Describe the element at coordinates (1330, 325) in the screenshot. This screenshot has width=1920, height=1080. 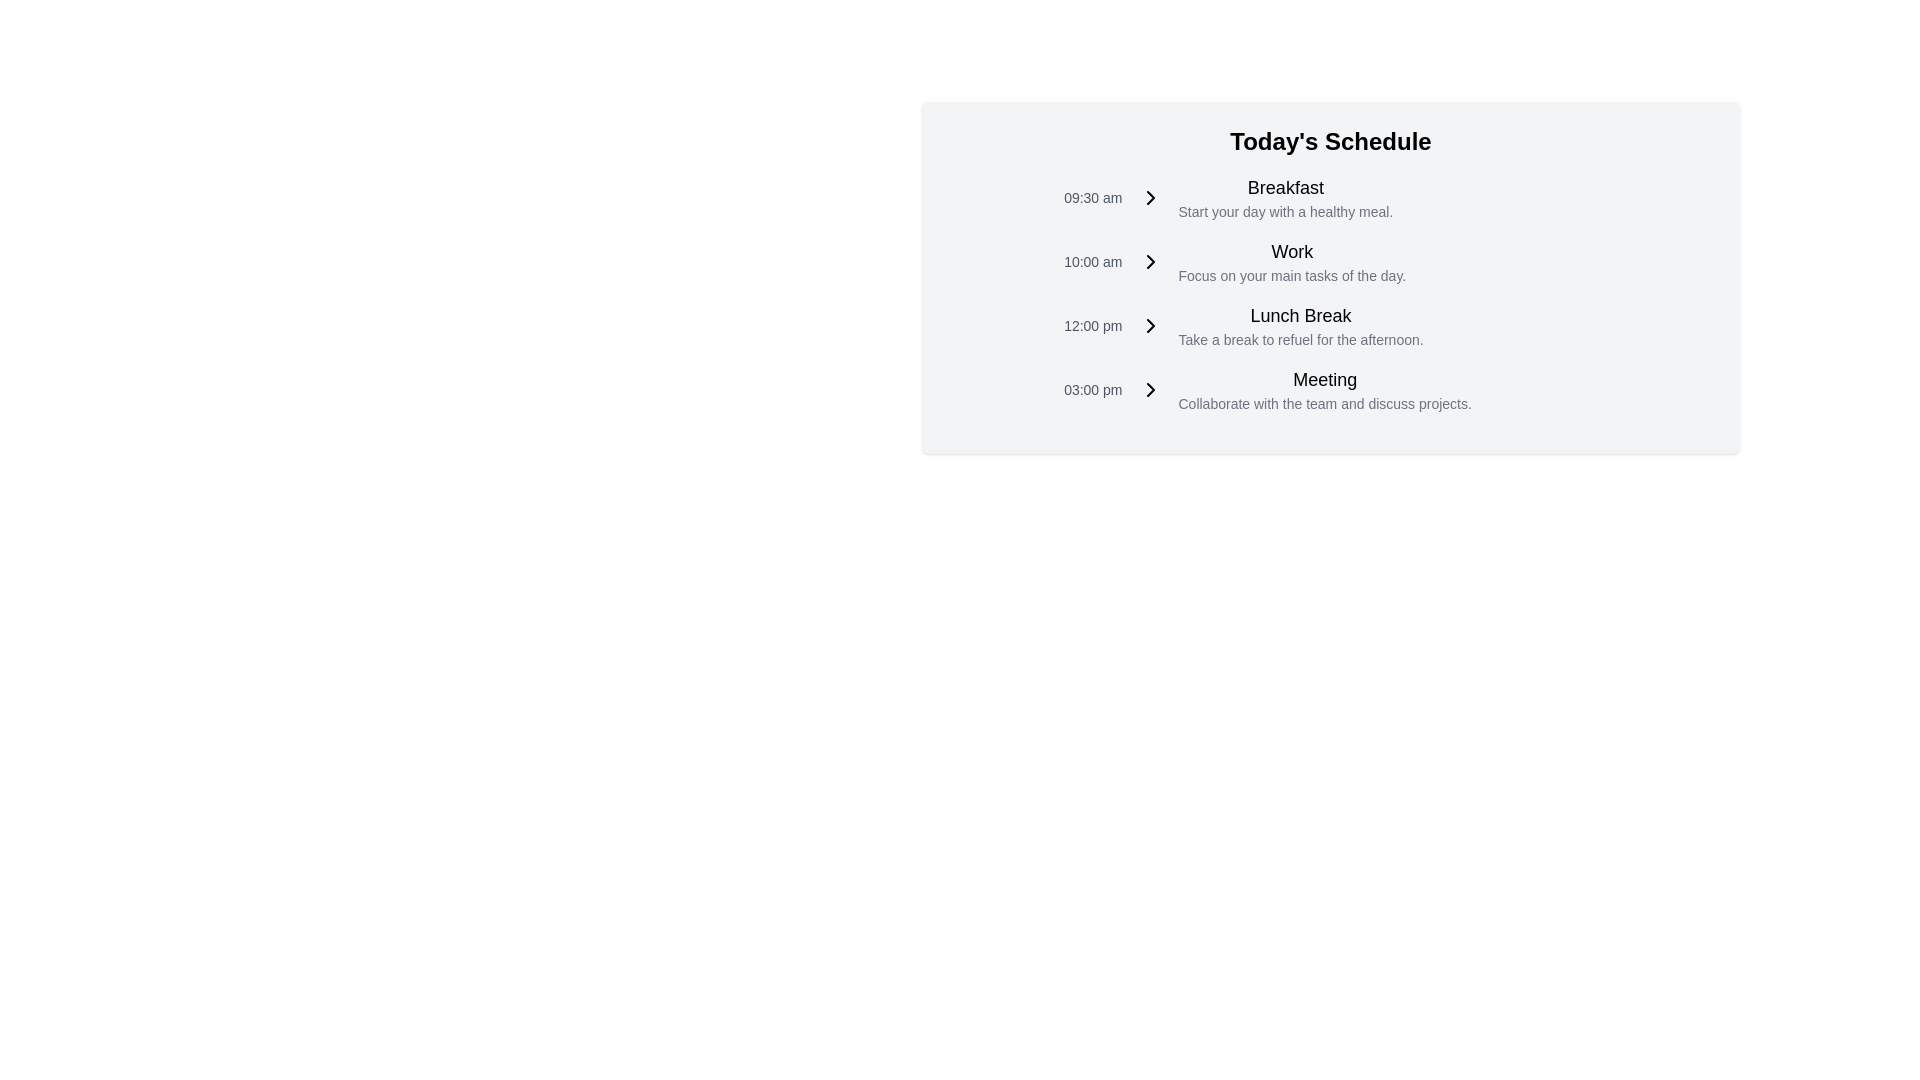
I see `the schedule row for 'Lunch Break' at '12:00 pm'` at that location.